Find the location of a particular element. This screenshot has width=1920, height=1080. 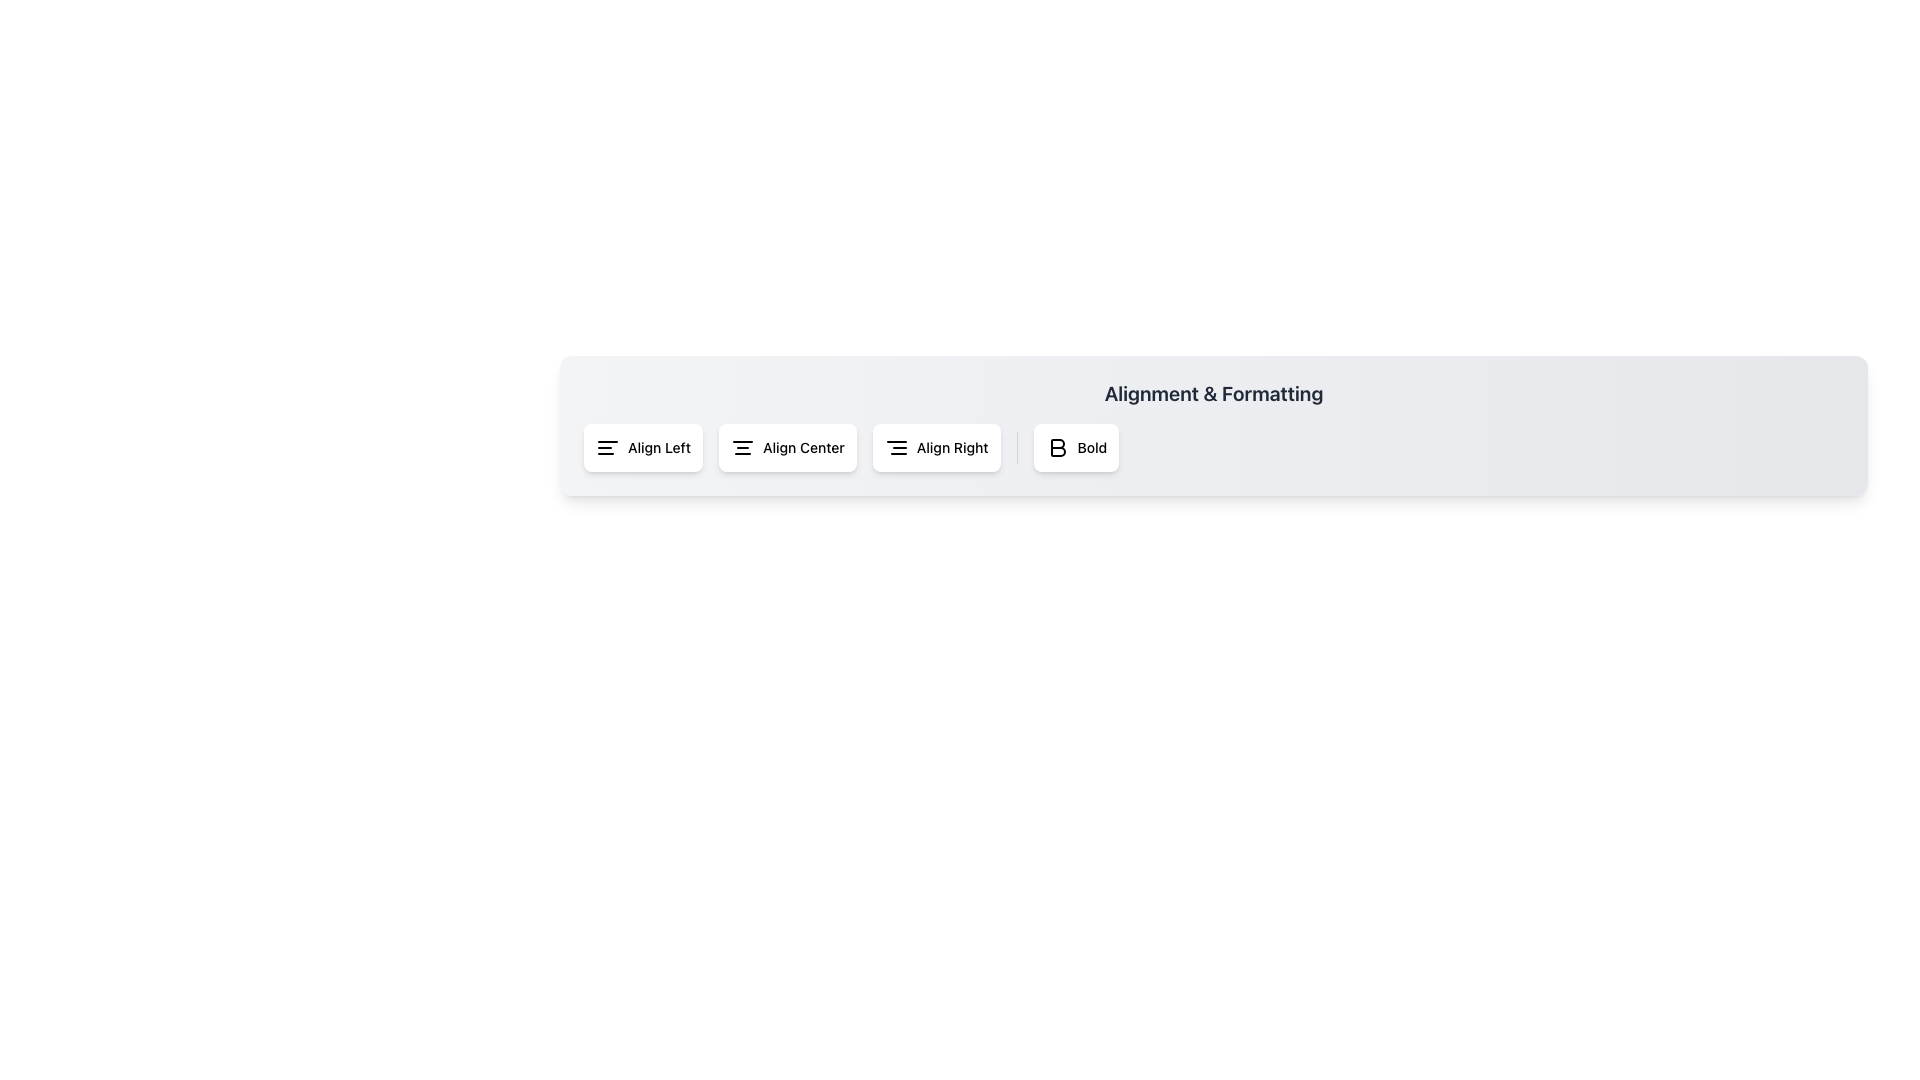

the 'Align Right' button label in the horizontal toolbar, which indicates the action of aligning text to the right is located at coordinates (951, 446).